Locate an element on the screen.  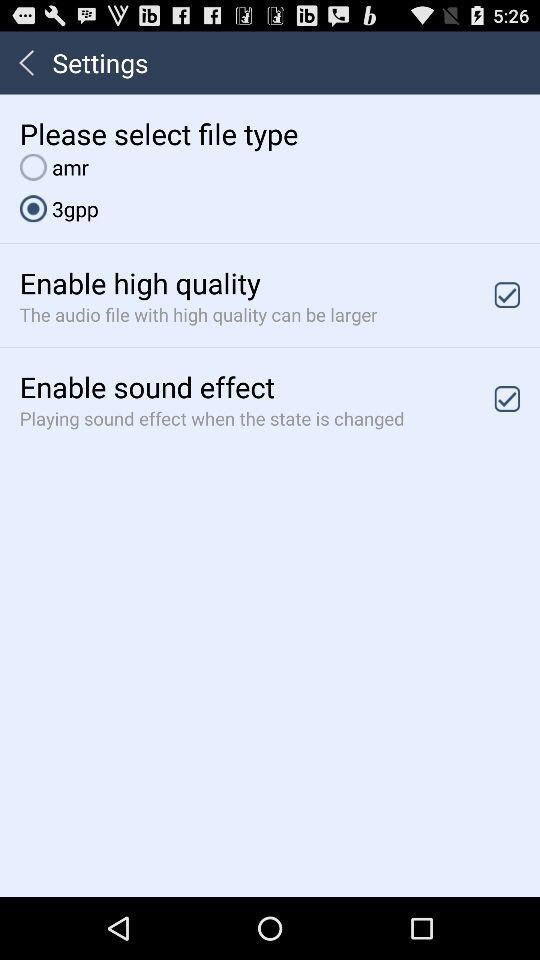
the check icon is located at coordinates (507, 427).